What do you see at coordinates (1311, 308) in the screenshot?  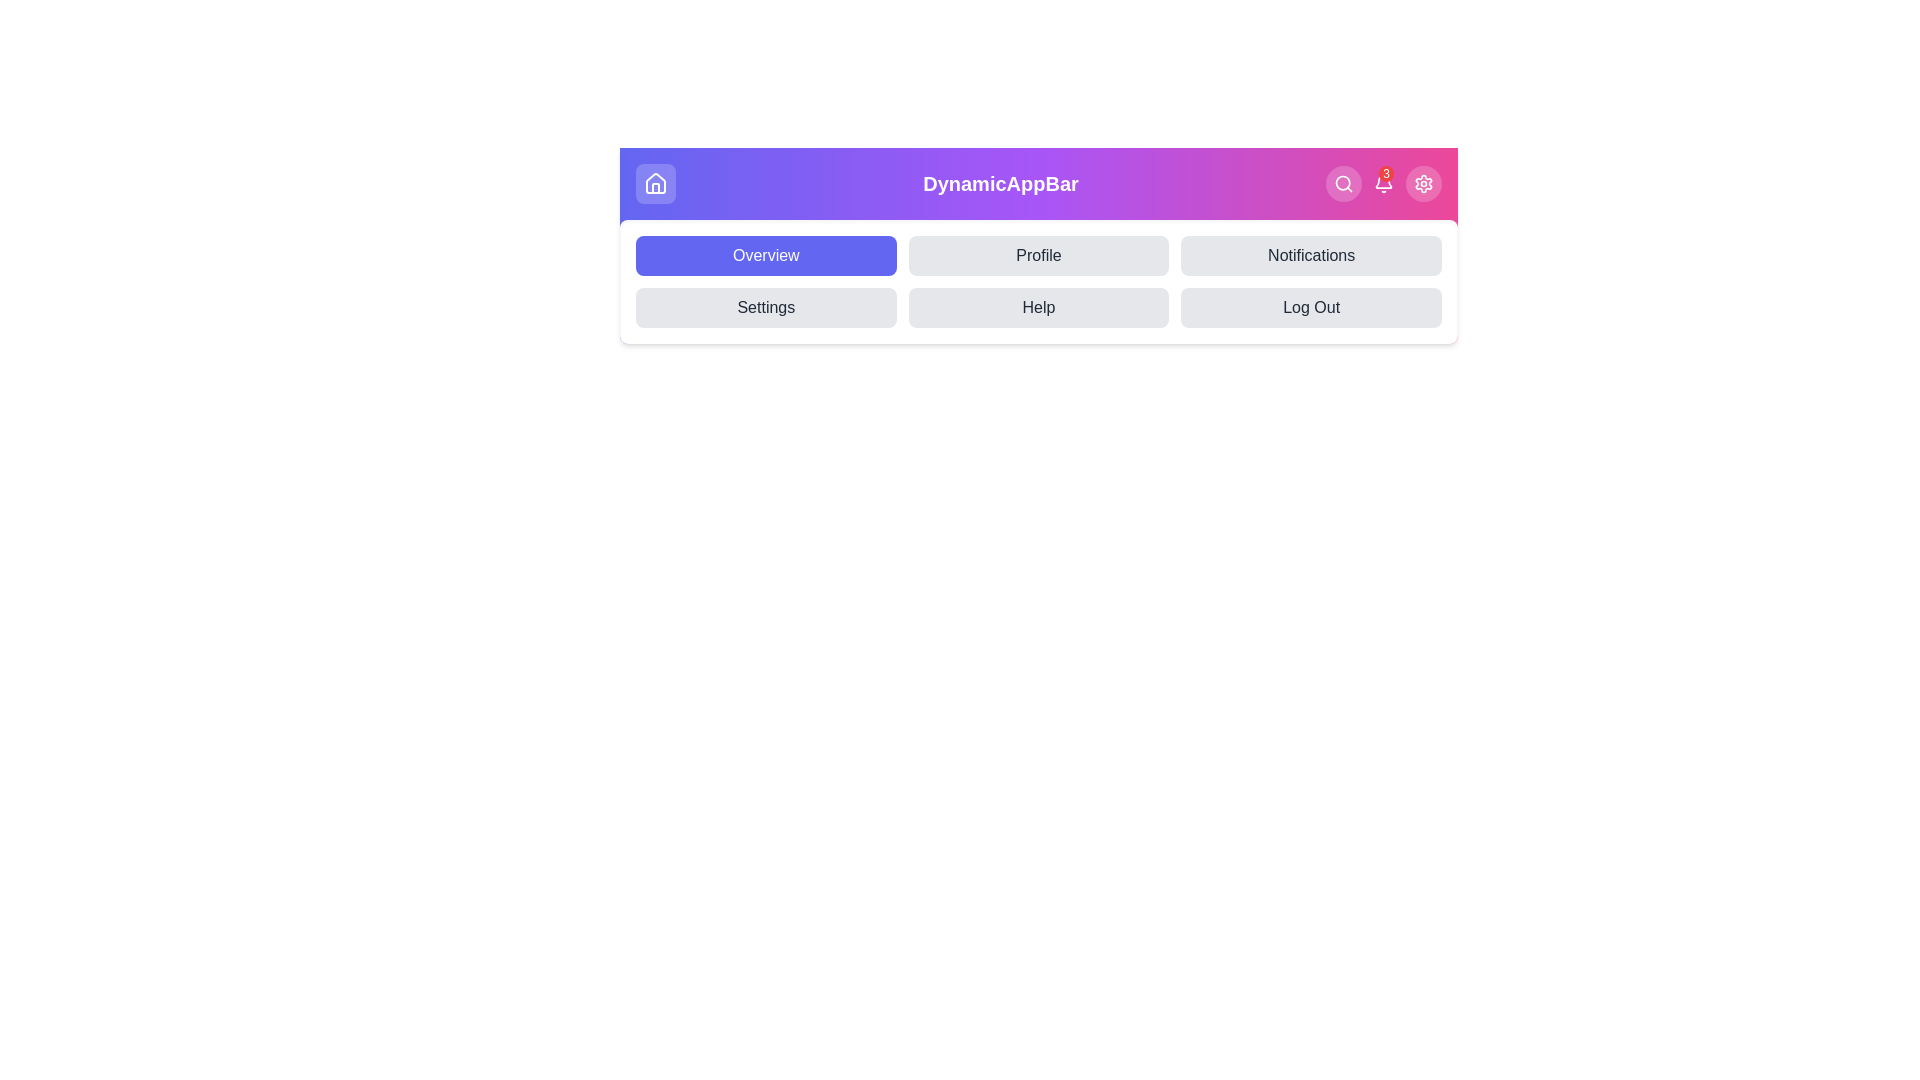 I see `the Log Out tab in the navigation menu` at bounding box center [1311, 308].